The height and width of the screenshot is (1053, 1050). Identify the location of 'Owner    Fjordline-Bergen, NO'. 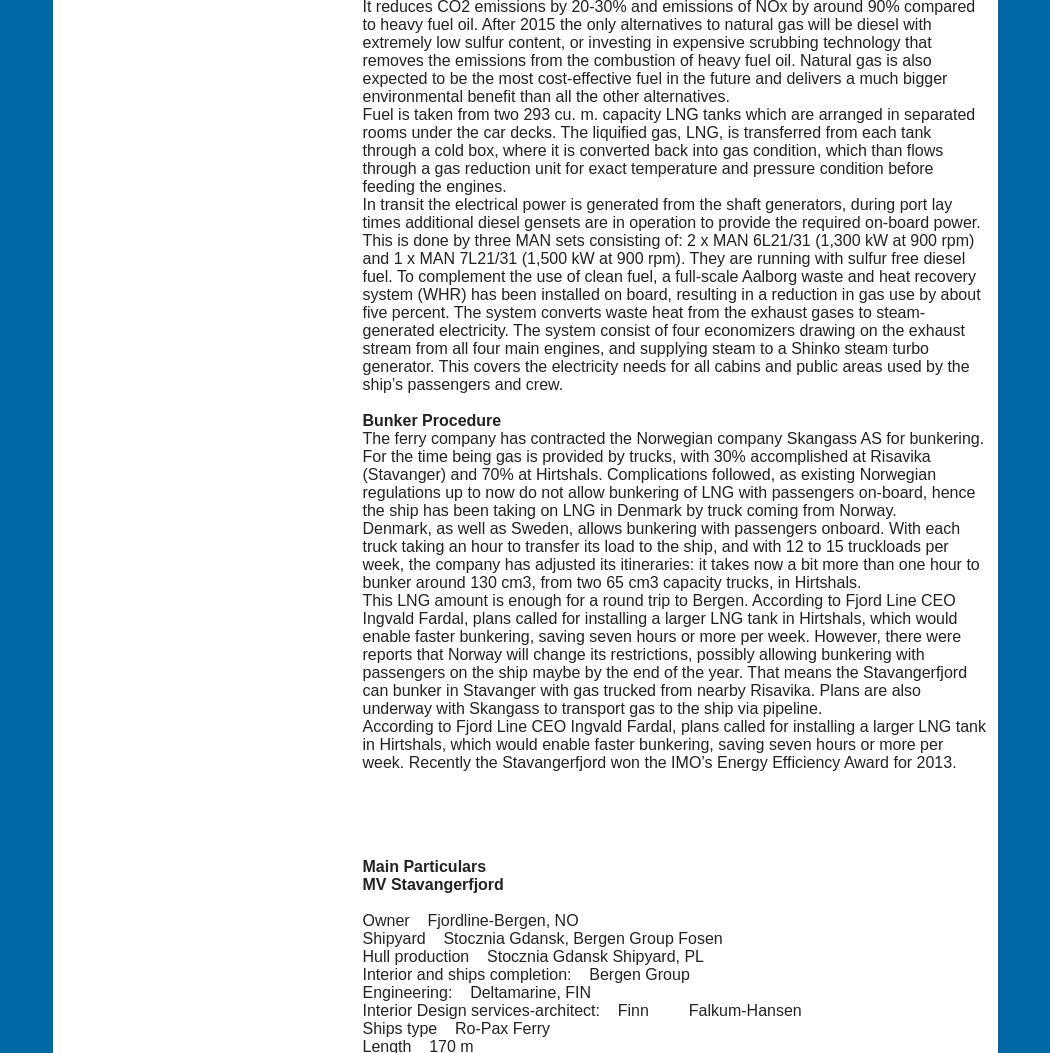
(469, 918).